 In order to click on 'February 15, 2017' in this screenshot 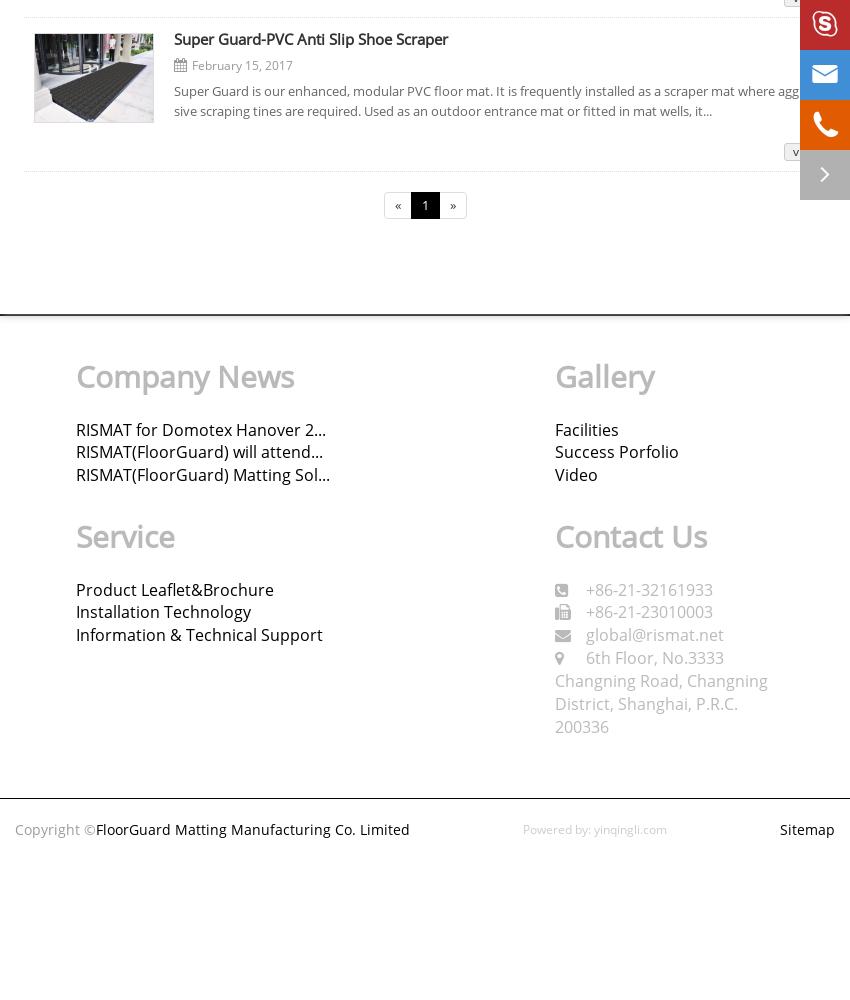, I will do `click(241, 64)`.